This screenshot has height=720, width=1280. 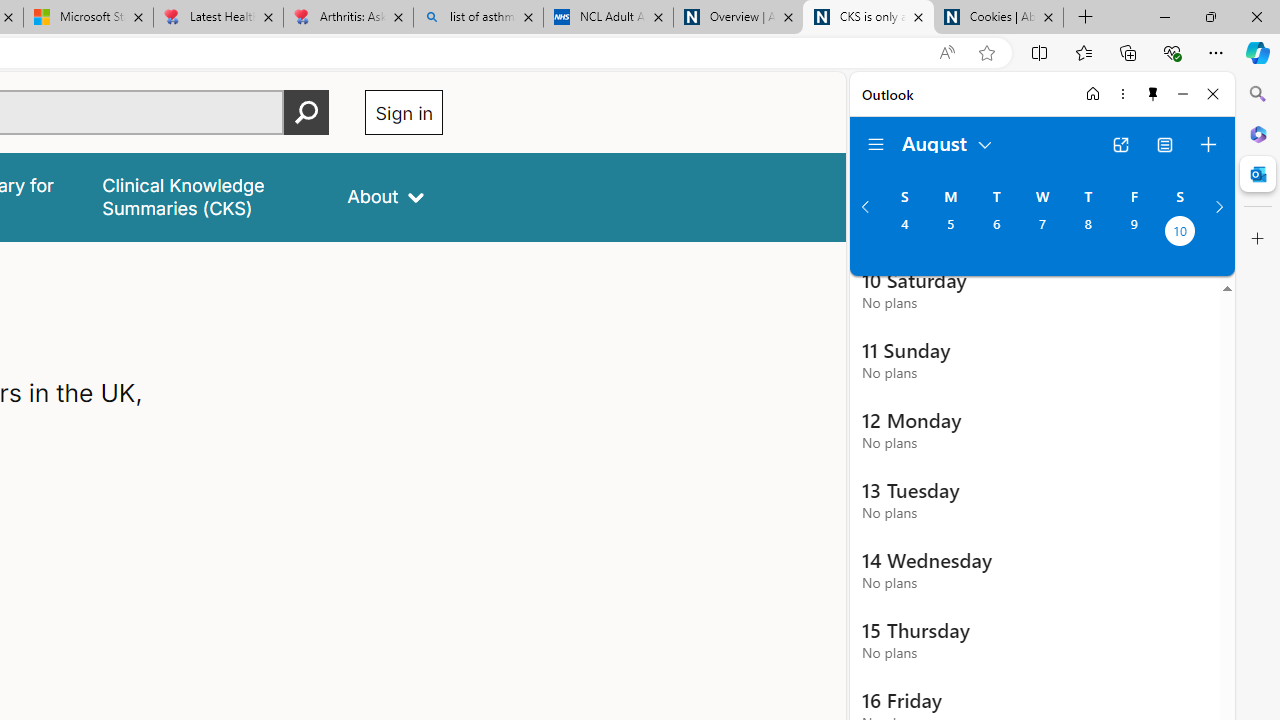 What do you see at coordinates (999, 17) in the screenshot?
I see `'Cookies | About | NICE'` at bounding box center [999, 17].